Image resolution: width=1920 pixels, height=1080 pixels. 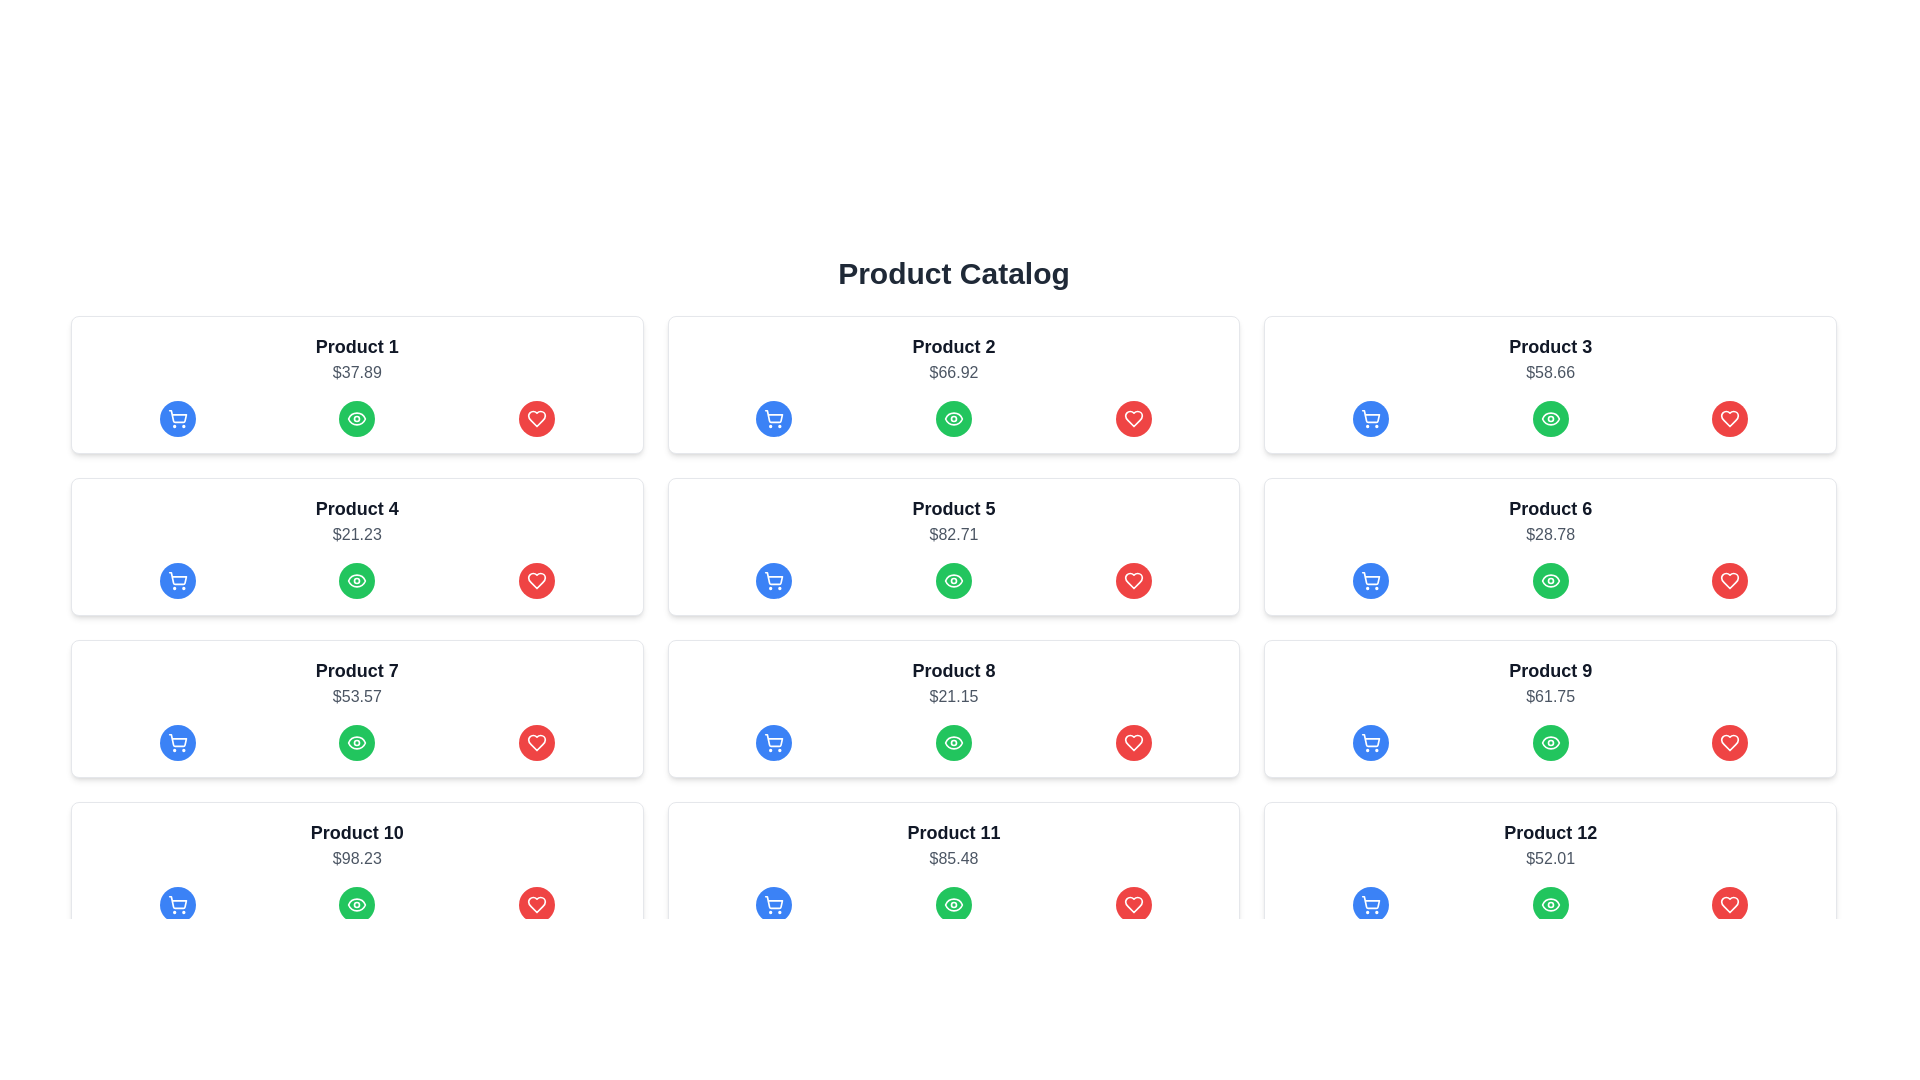 I want to click on the eye-like visibility icon located at the bottom left of the 'Product 6' card, so click(x=1549, y=418).